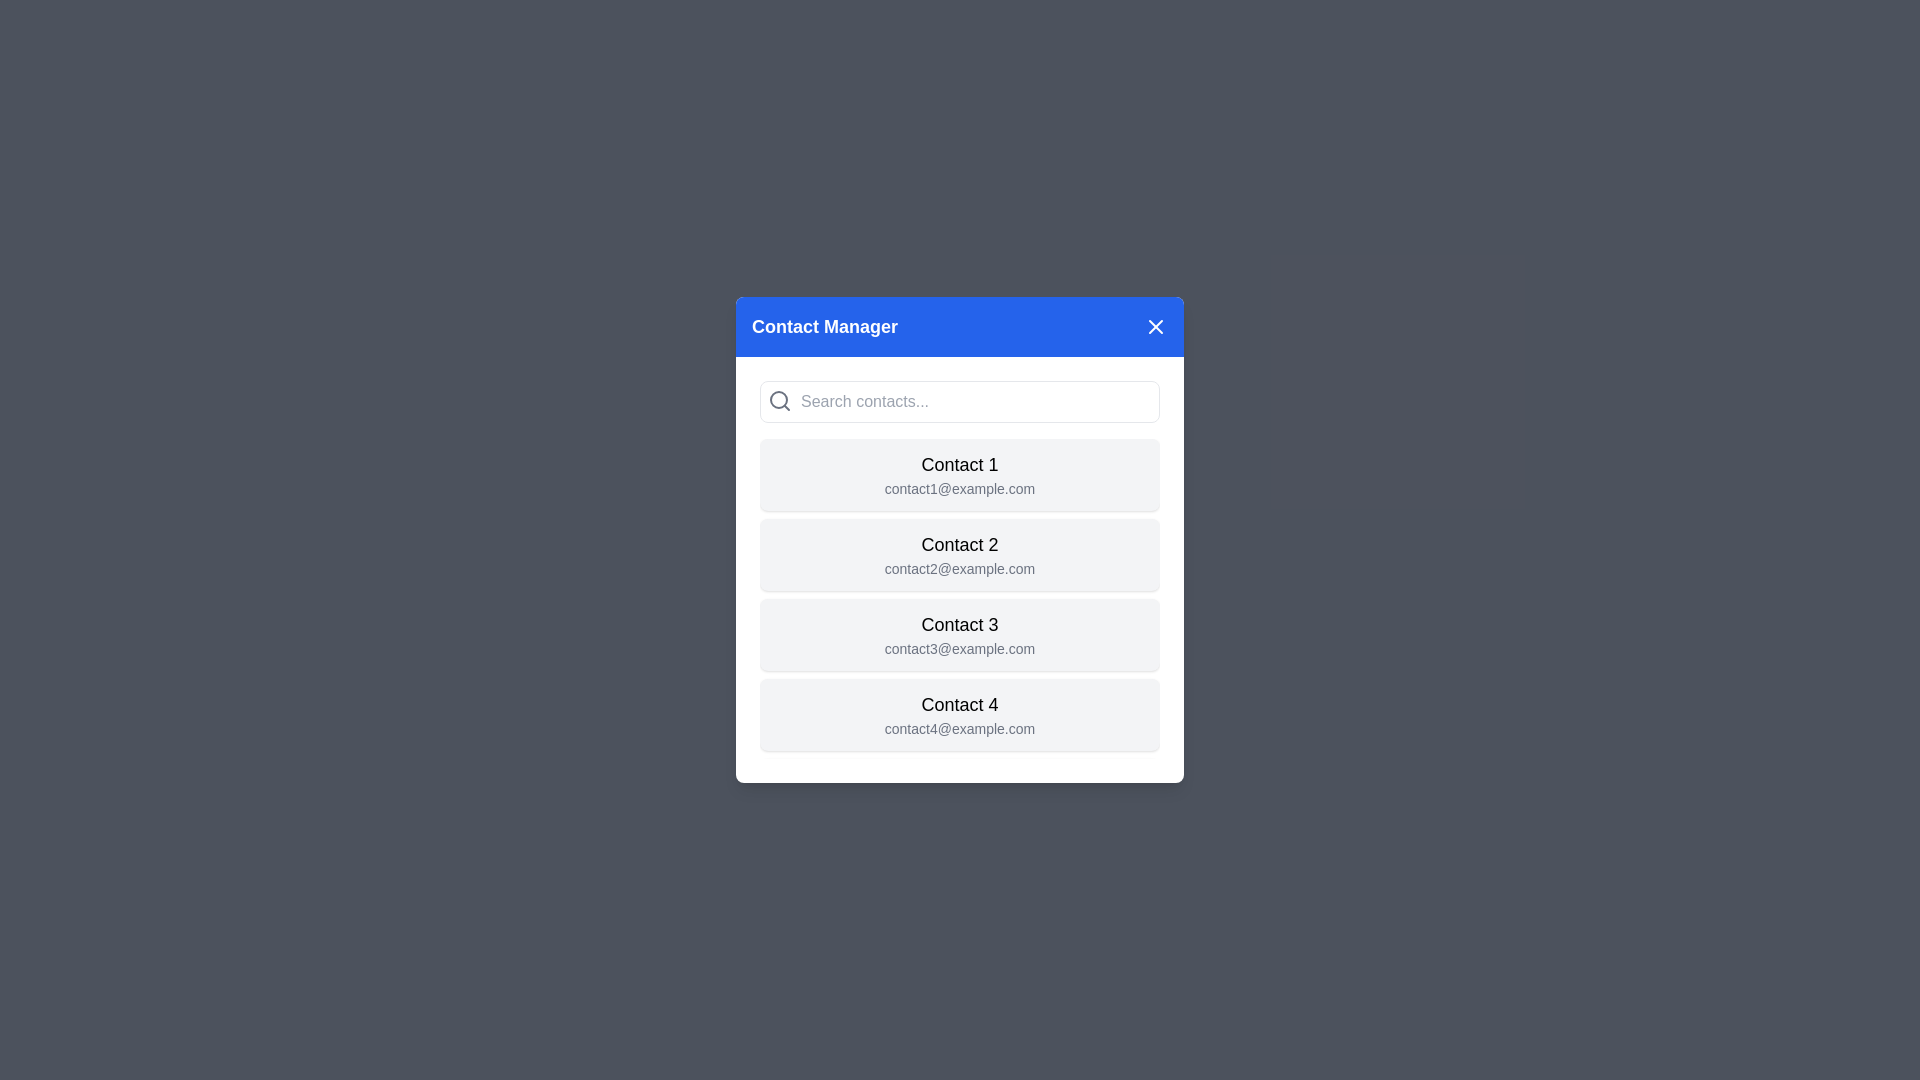  Describe the element at coordinates (960, 326) in the screenshot. I see `the blue bar at the top of the Contact Manager component` at that location.